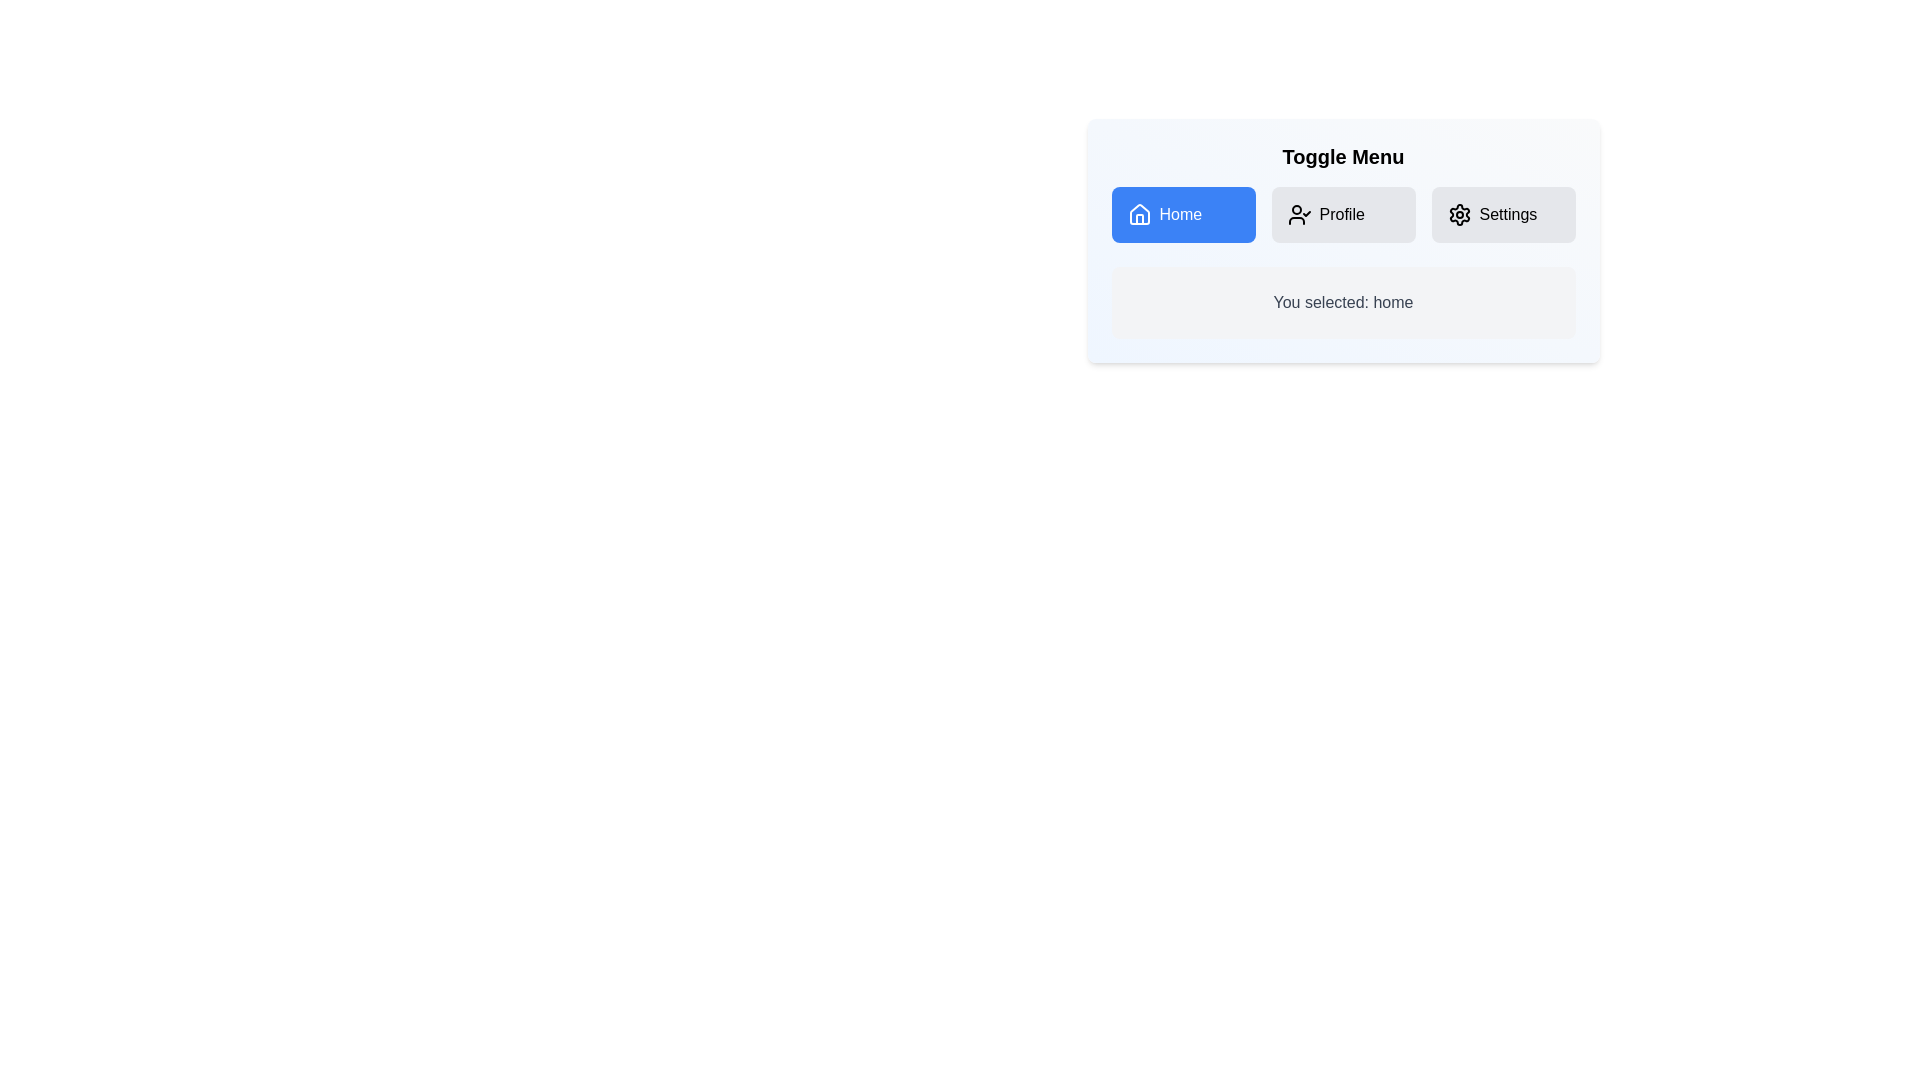  What do you see at coordinates (1343, 215) in the screenshot?
I see `the Profile button` at bounding box center [1343, 215].